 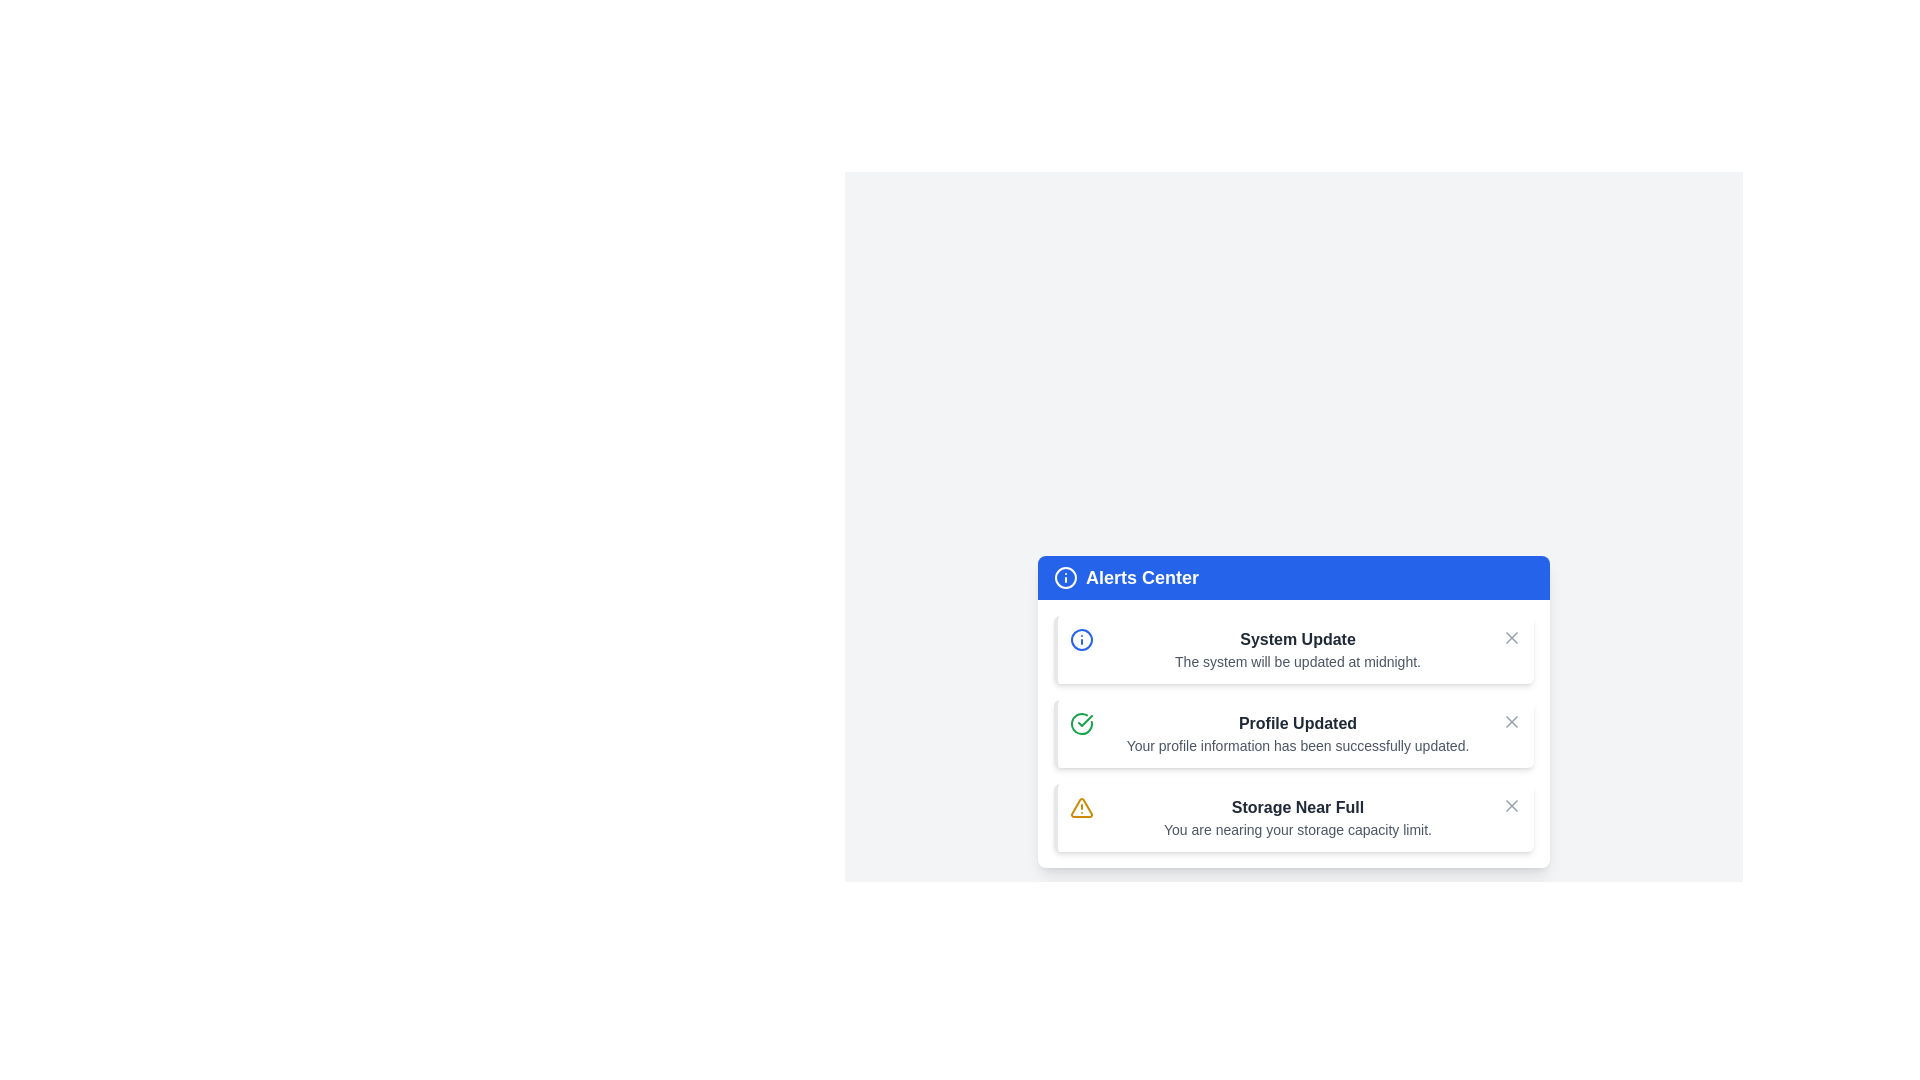 What do you see at coordinates (1294, 817) in the screenshot?
I see `the dismiss button on the warning notification about storage nearing capacity, located as the third notification in the Alerts Center panel` at bounding box center [1294, 817].